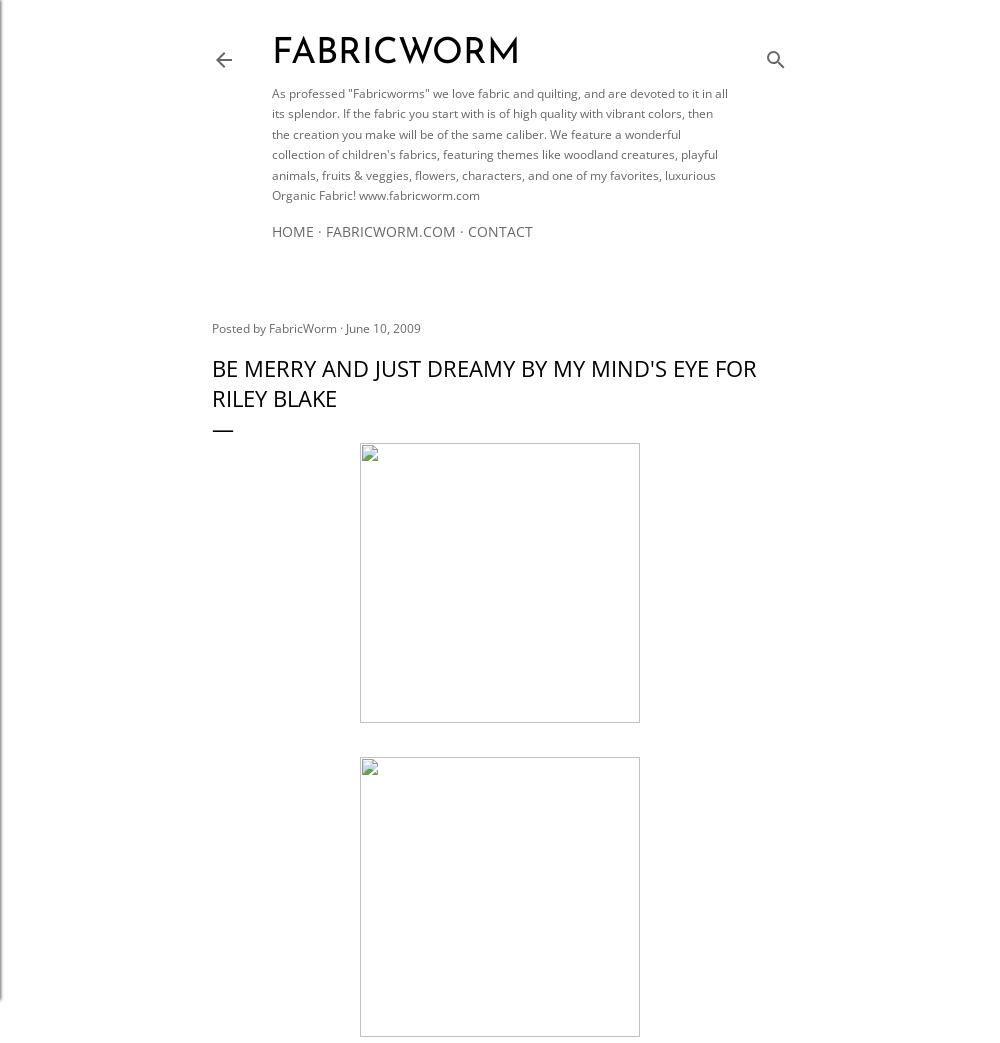 The height and width of the screenshot is (1043, 1000). I want to click on 'Fabricworm.com', so click(391, 231).